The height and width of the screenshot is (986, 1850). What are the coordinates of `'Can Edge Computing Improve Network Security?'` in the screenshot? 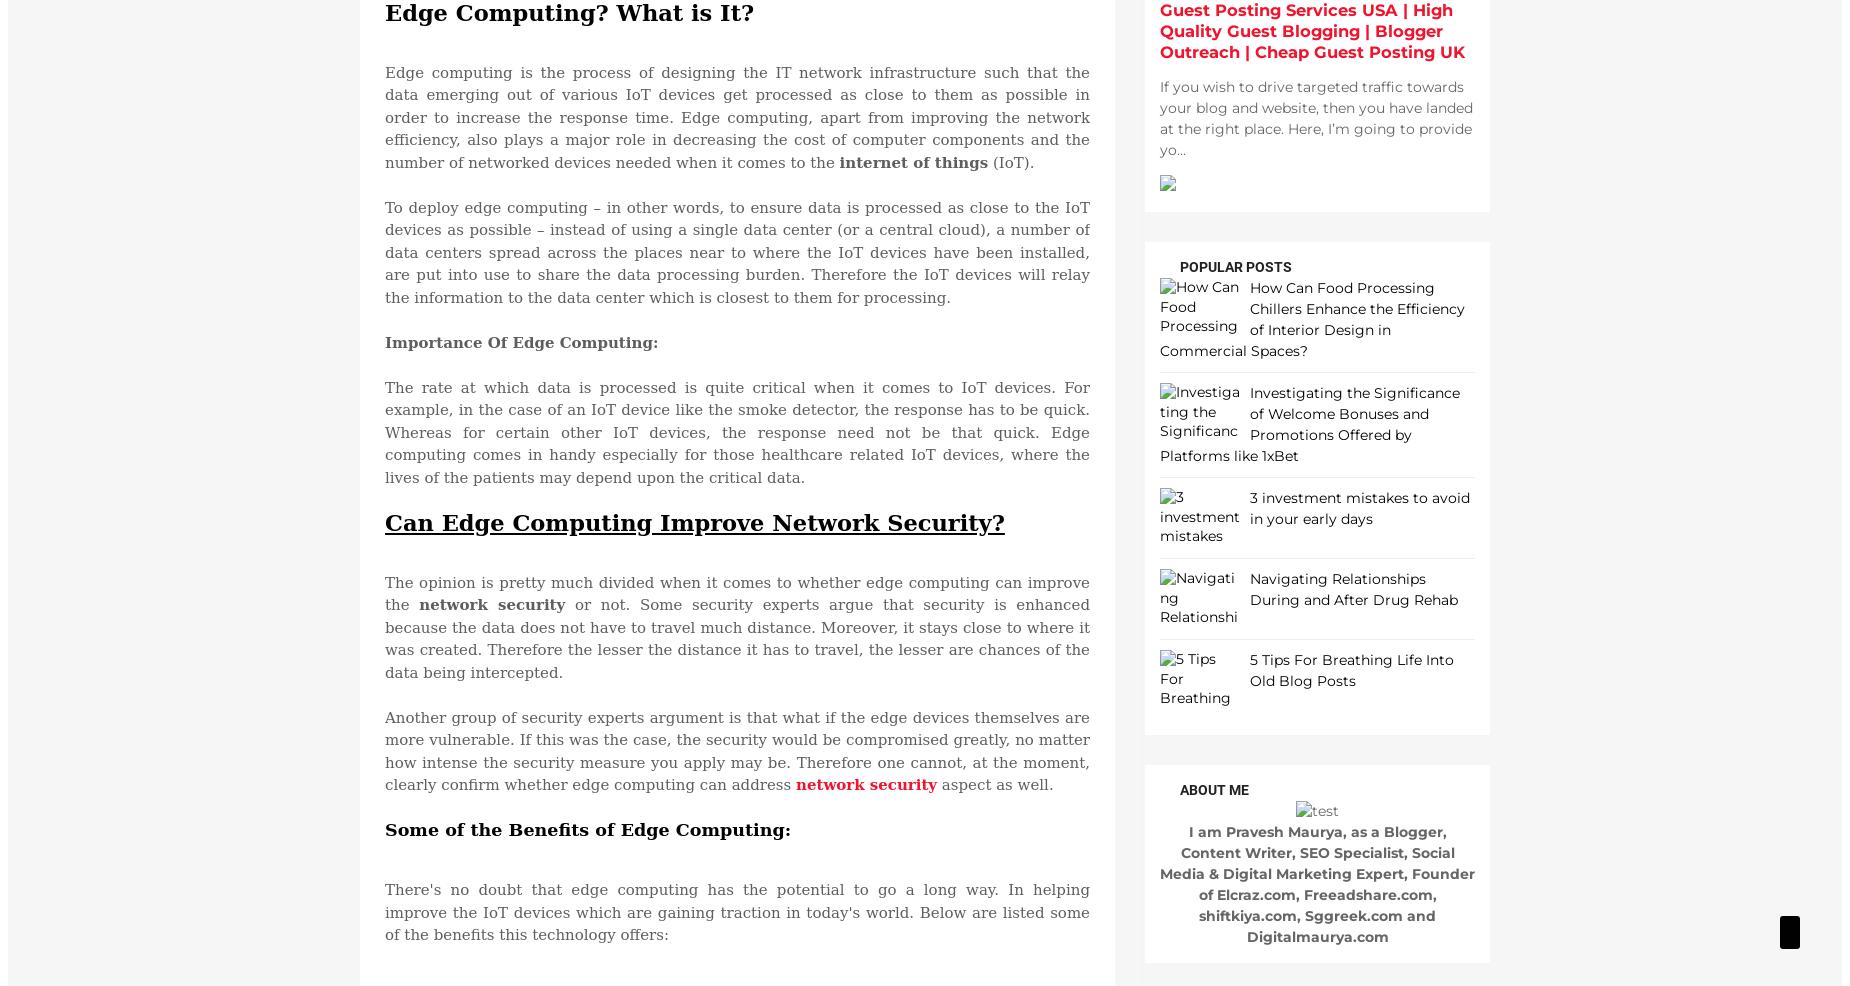 It's located at (694, 520).